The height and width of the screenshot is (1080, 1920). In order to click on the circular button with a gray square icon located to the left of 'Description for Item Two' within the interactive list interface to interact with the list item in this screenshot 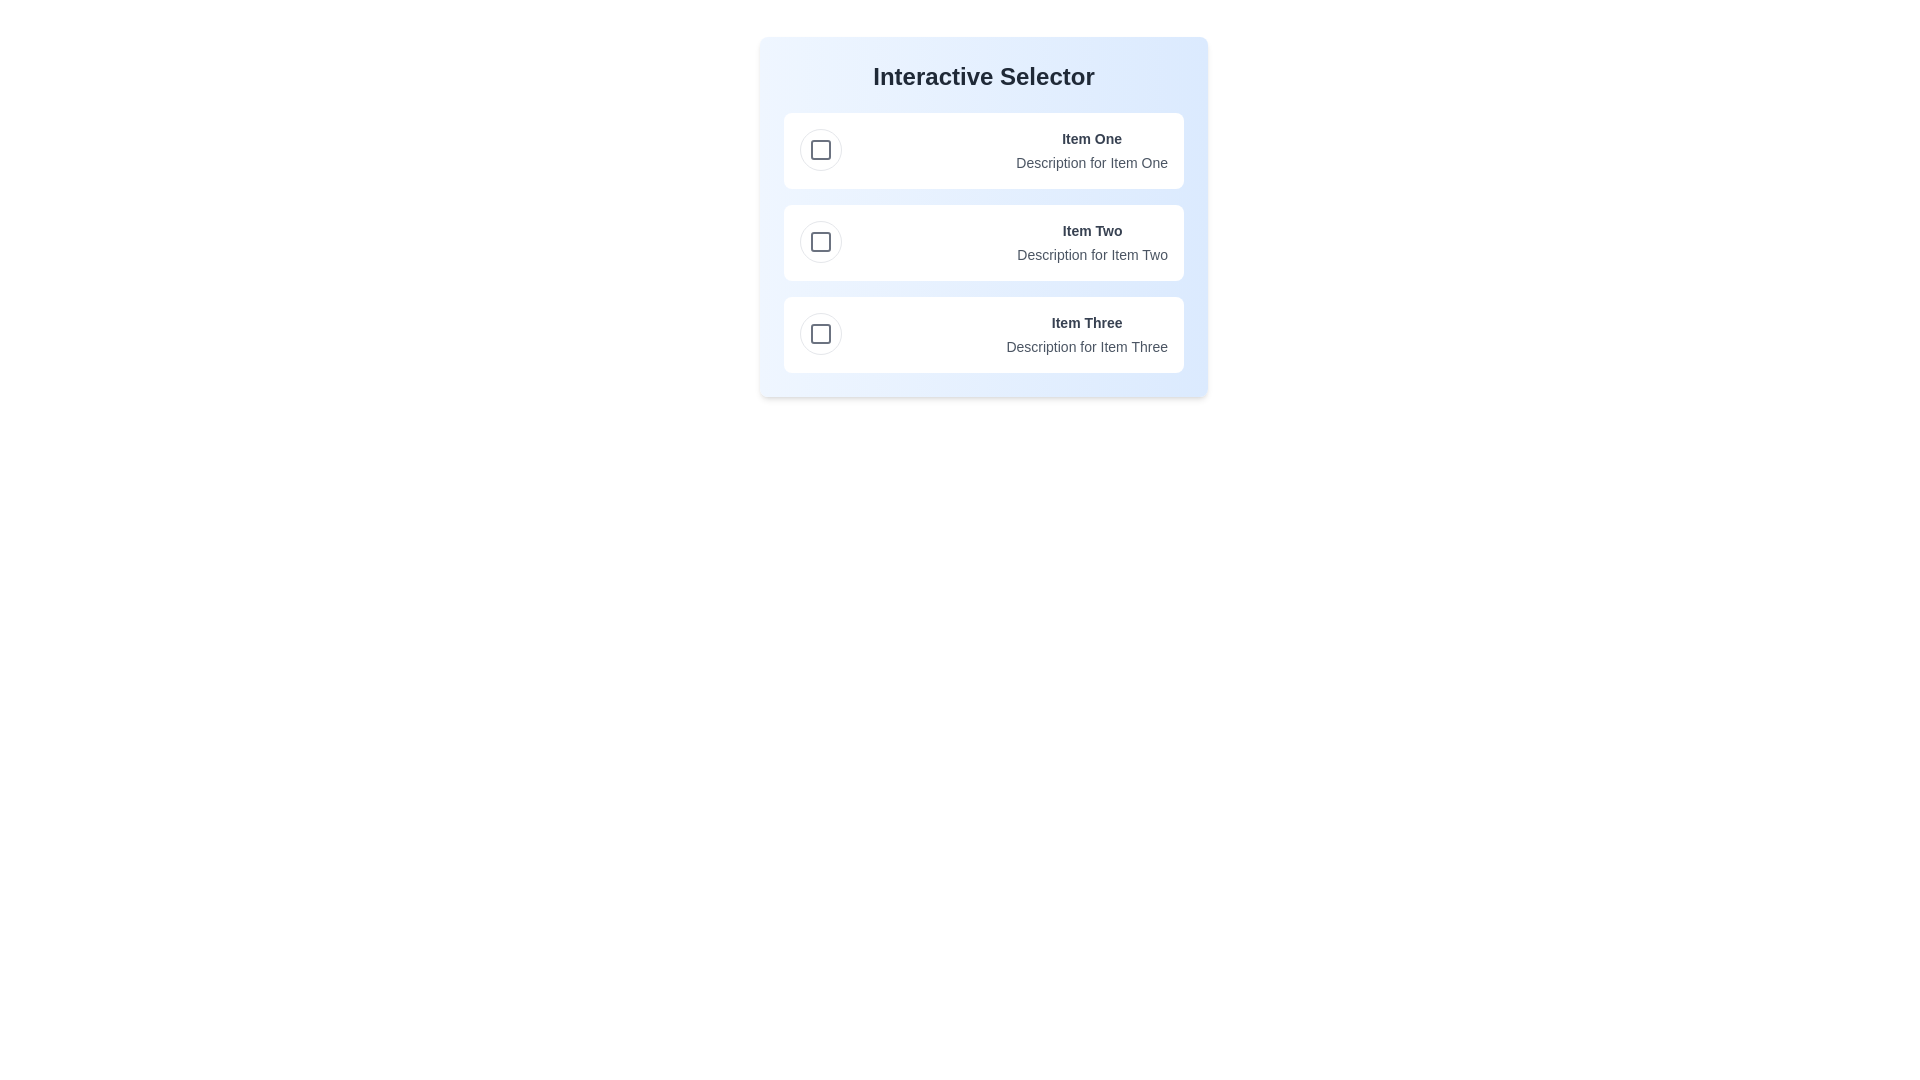, I will do `click(820, 241)`.